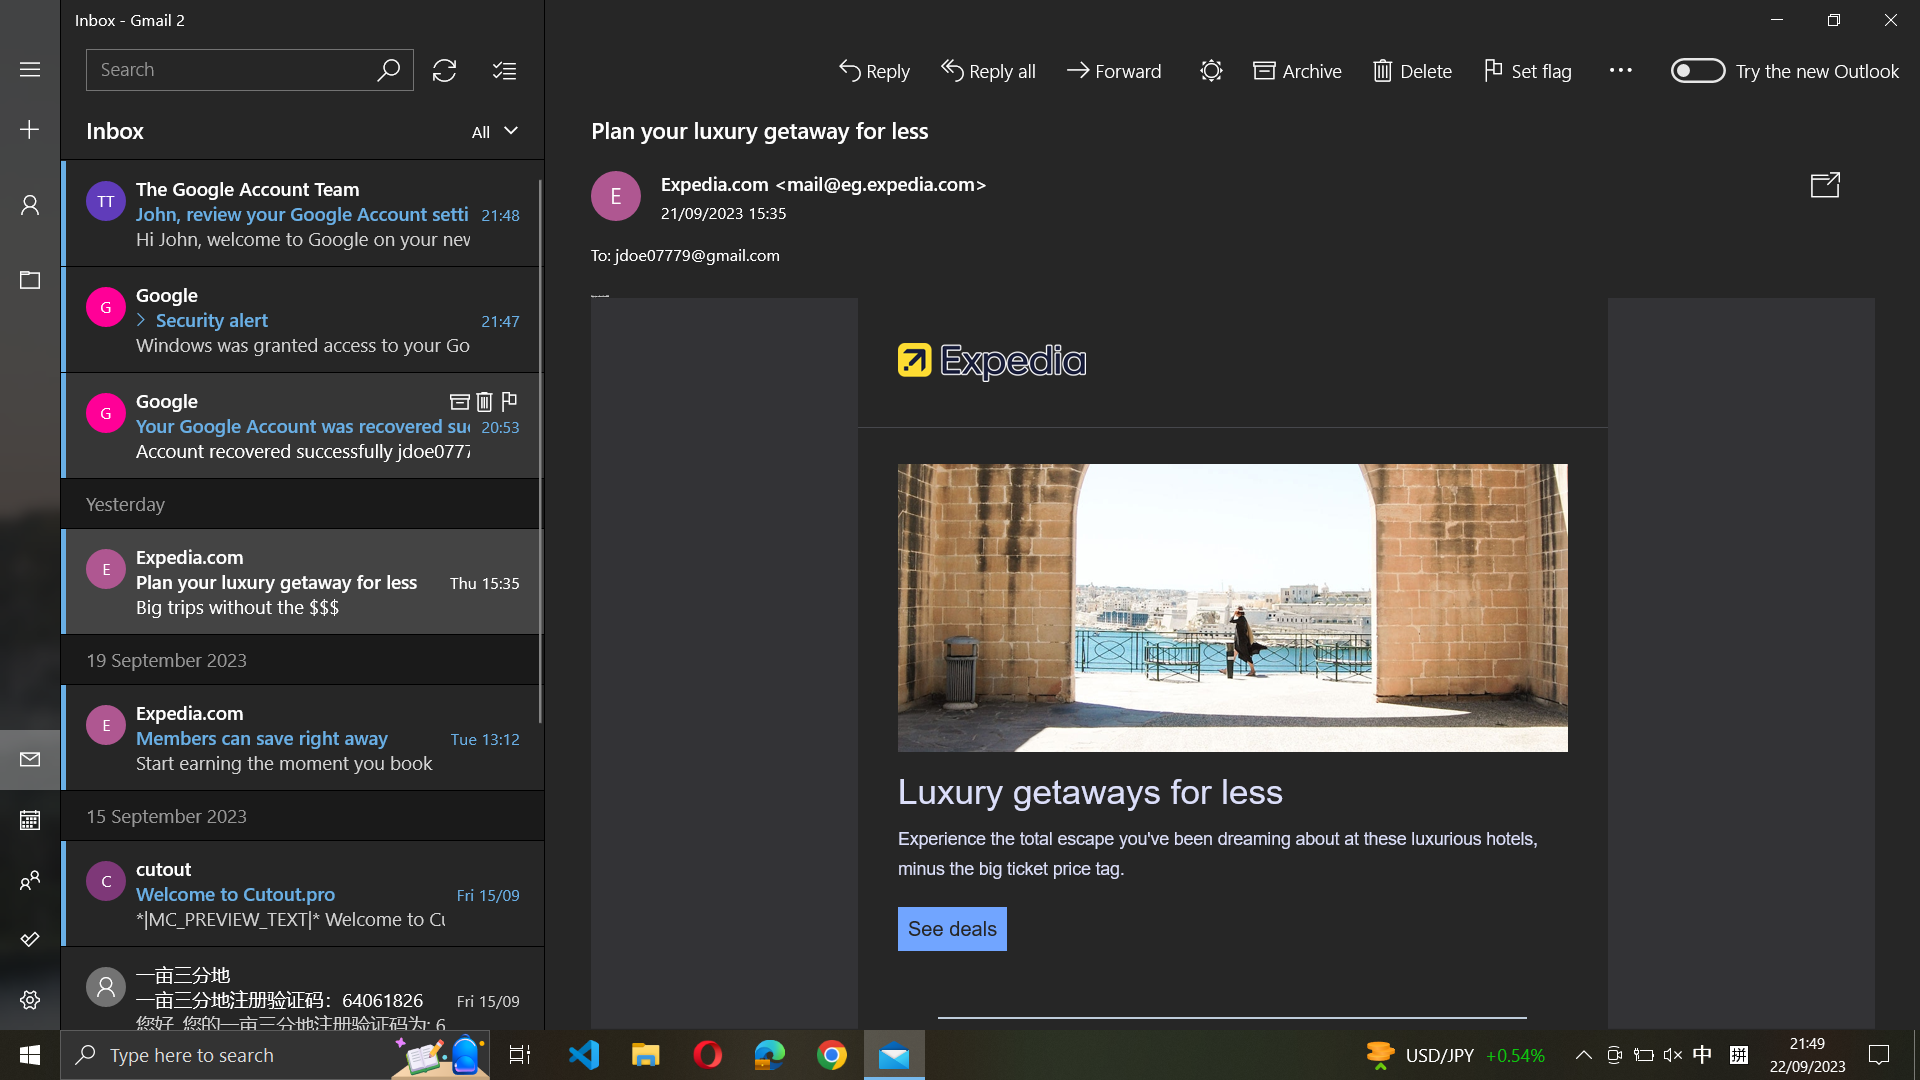 The height and width of the screenshot is (1080, 1920). I want to click on the first email in inbox, so click(302, 212).